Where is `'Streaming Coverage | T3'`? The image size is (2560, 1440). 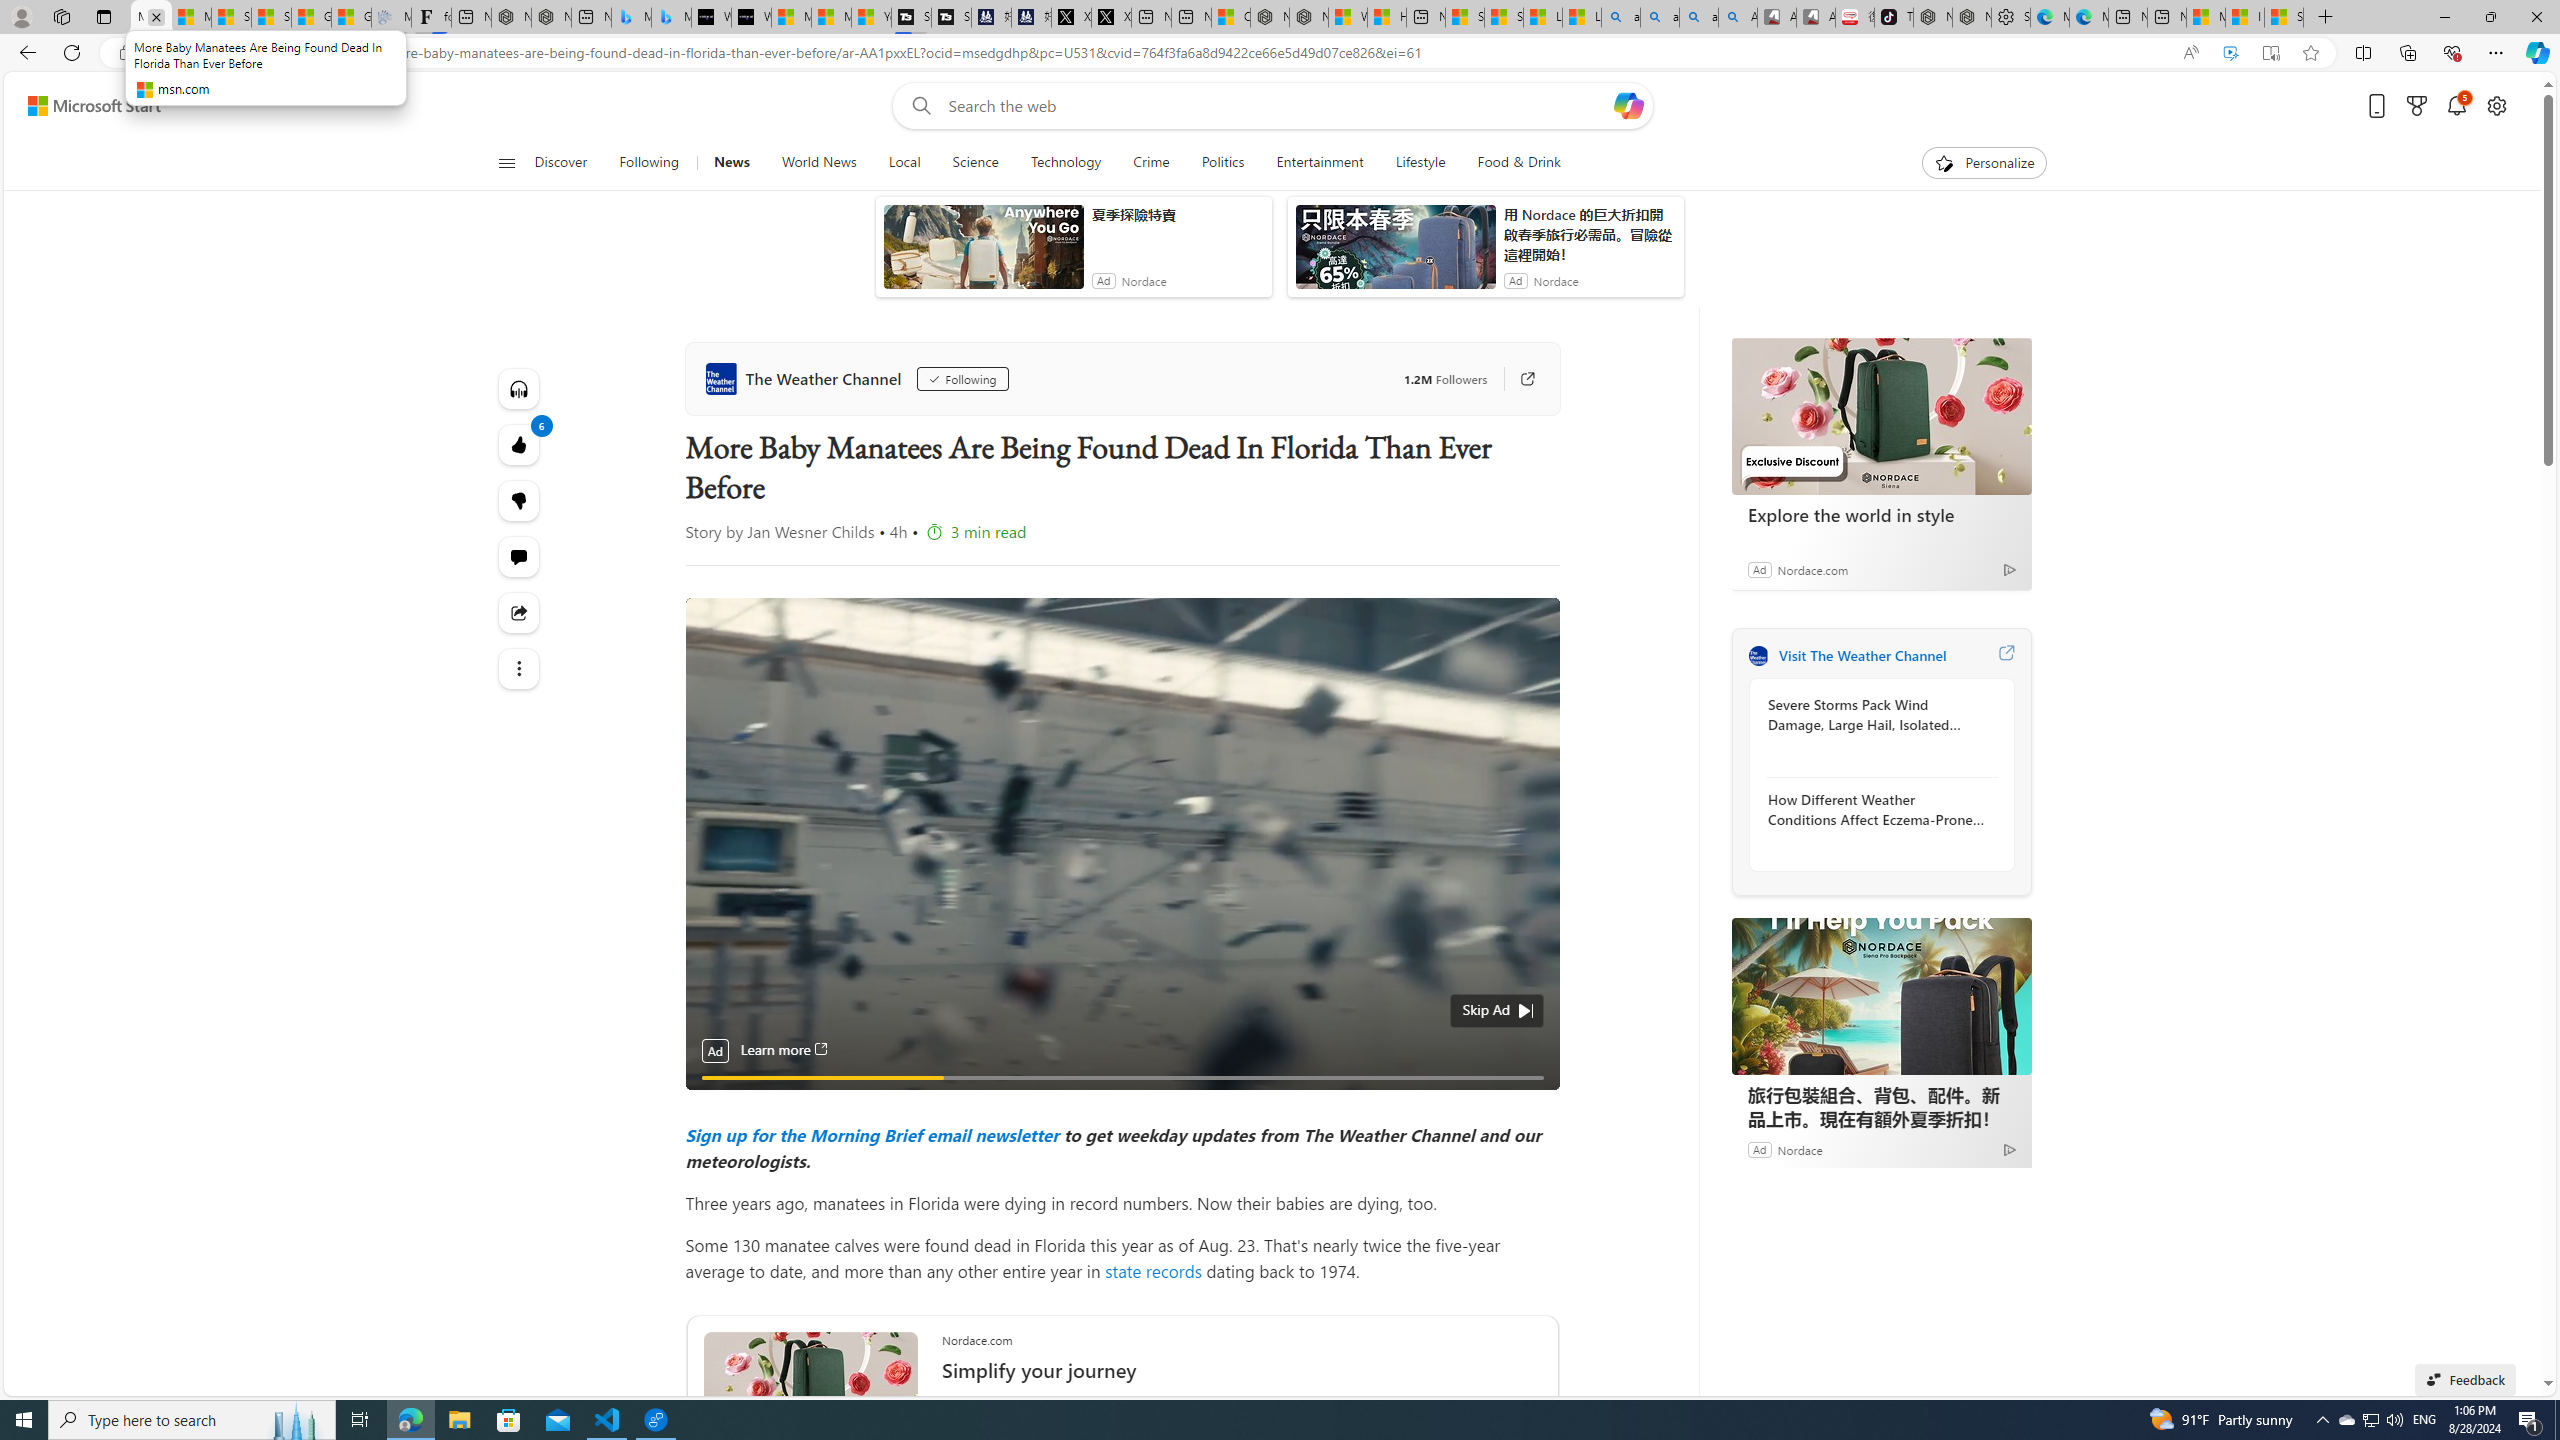
'Streaming Coverage | T3' is located at coordinates (910, 16).